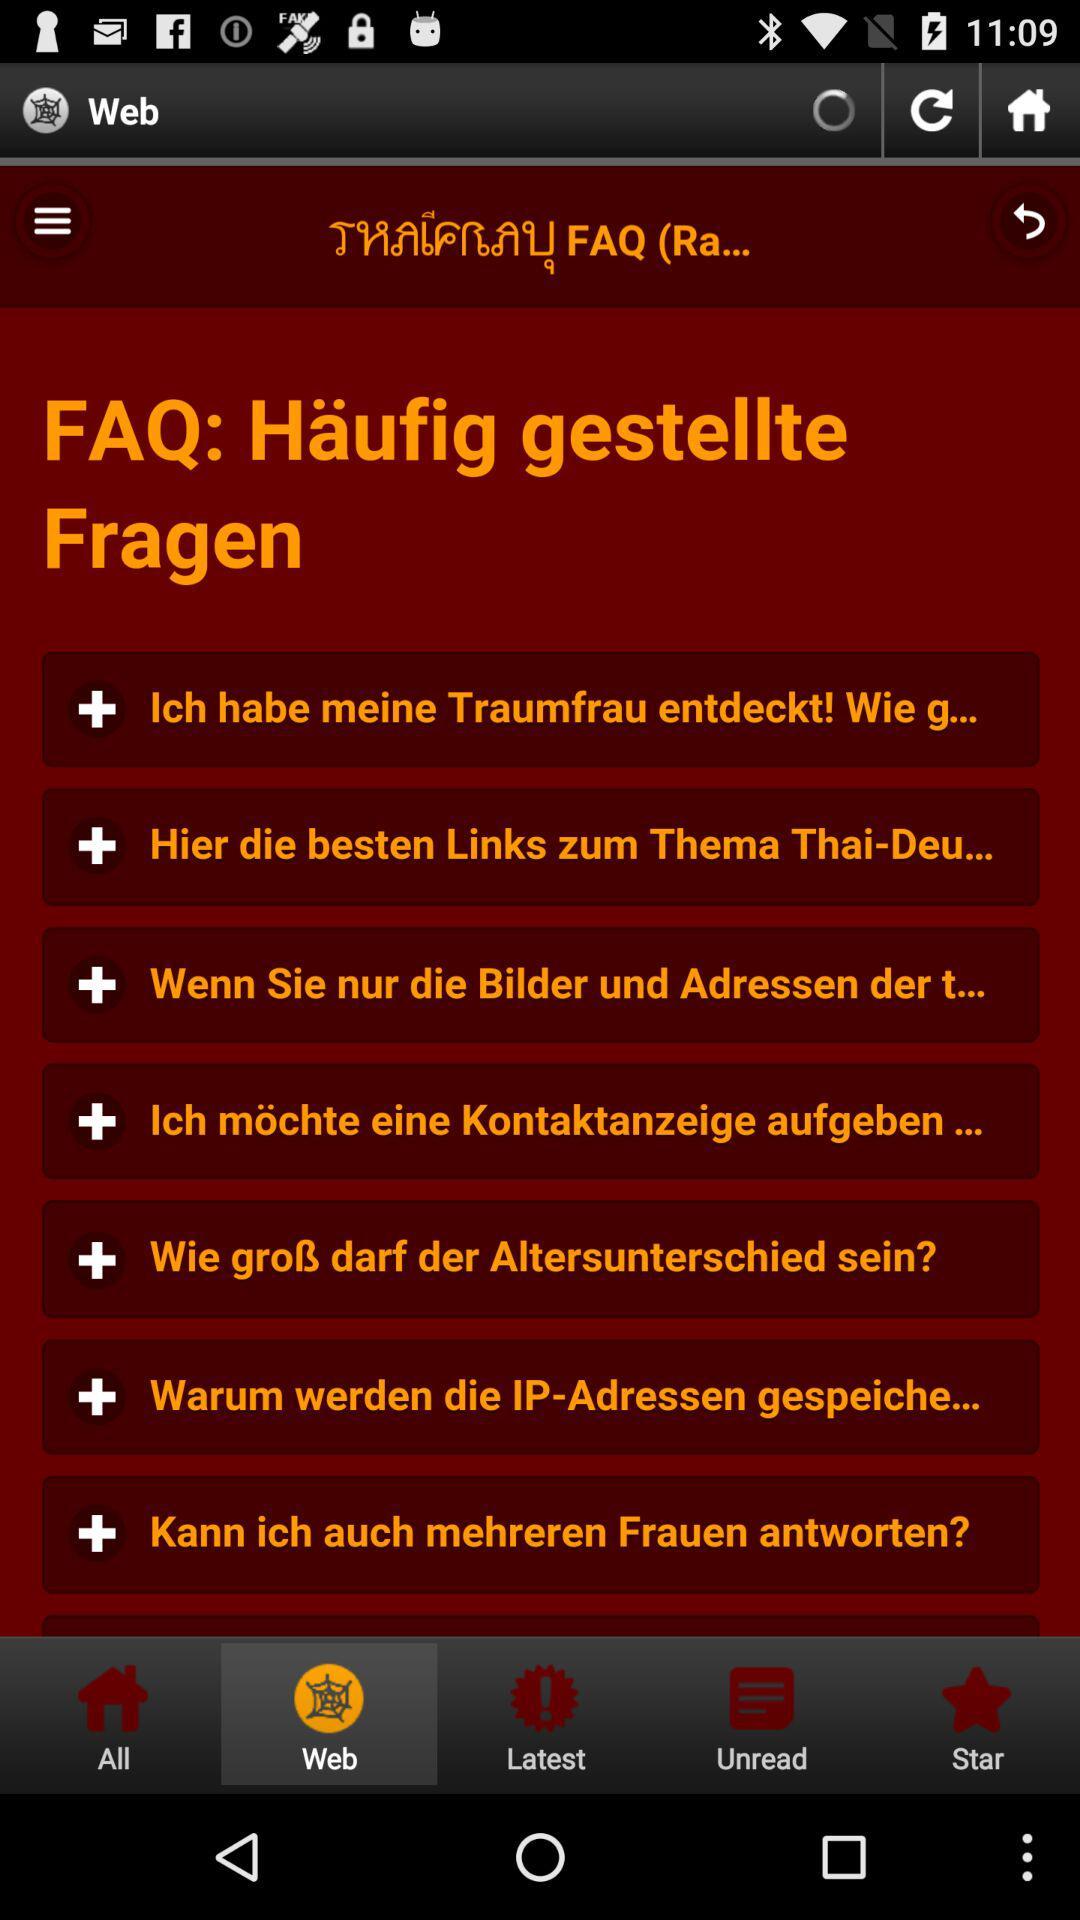  I want to click on like this page, so click(973, 1713).